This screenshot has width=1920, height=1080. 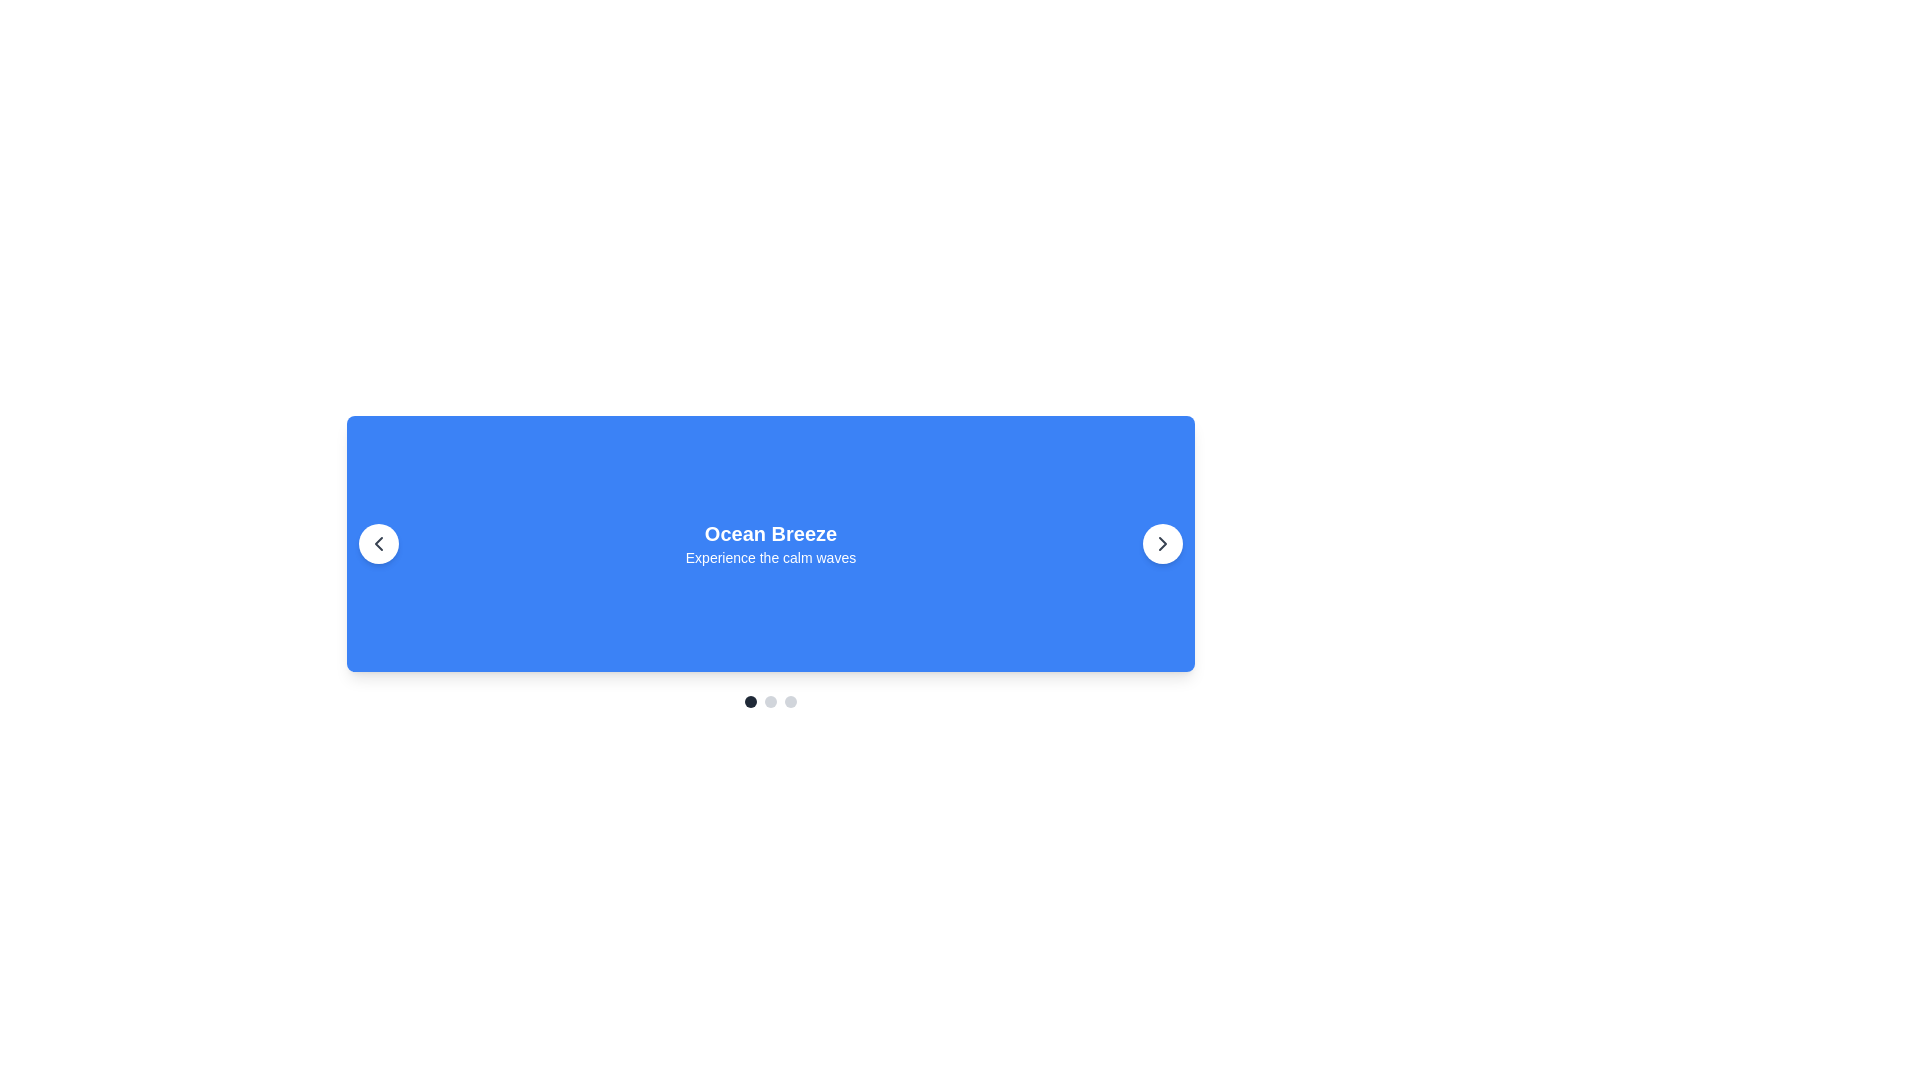 I want to click on the Chevron icon located at the right edge of the blue rectangular section, so click(x=1162, y=543).